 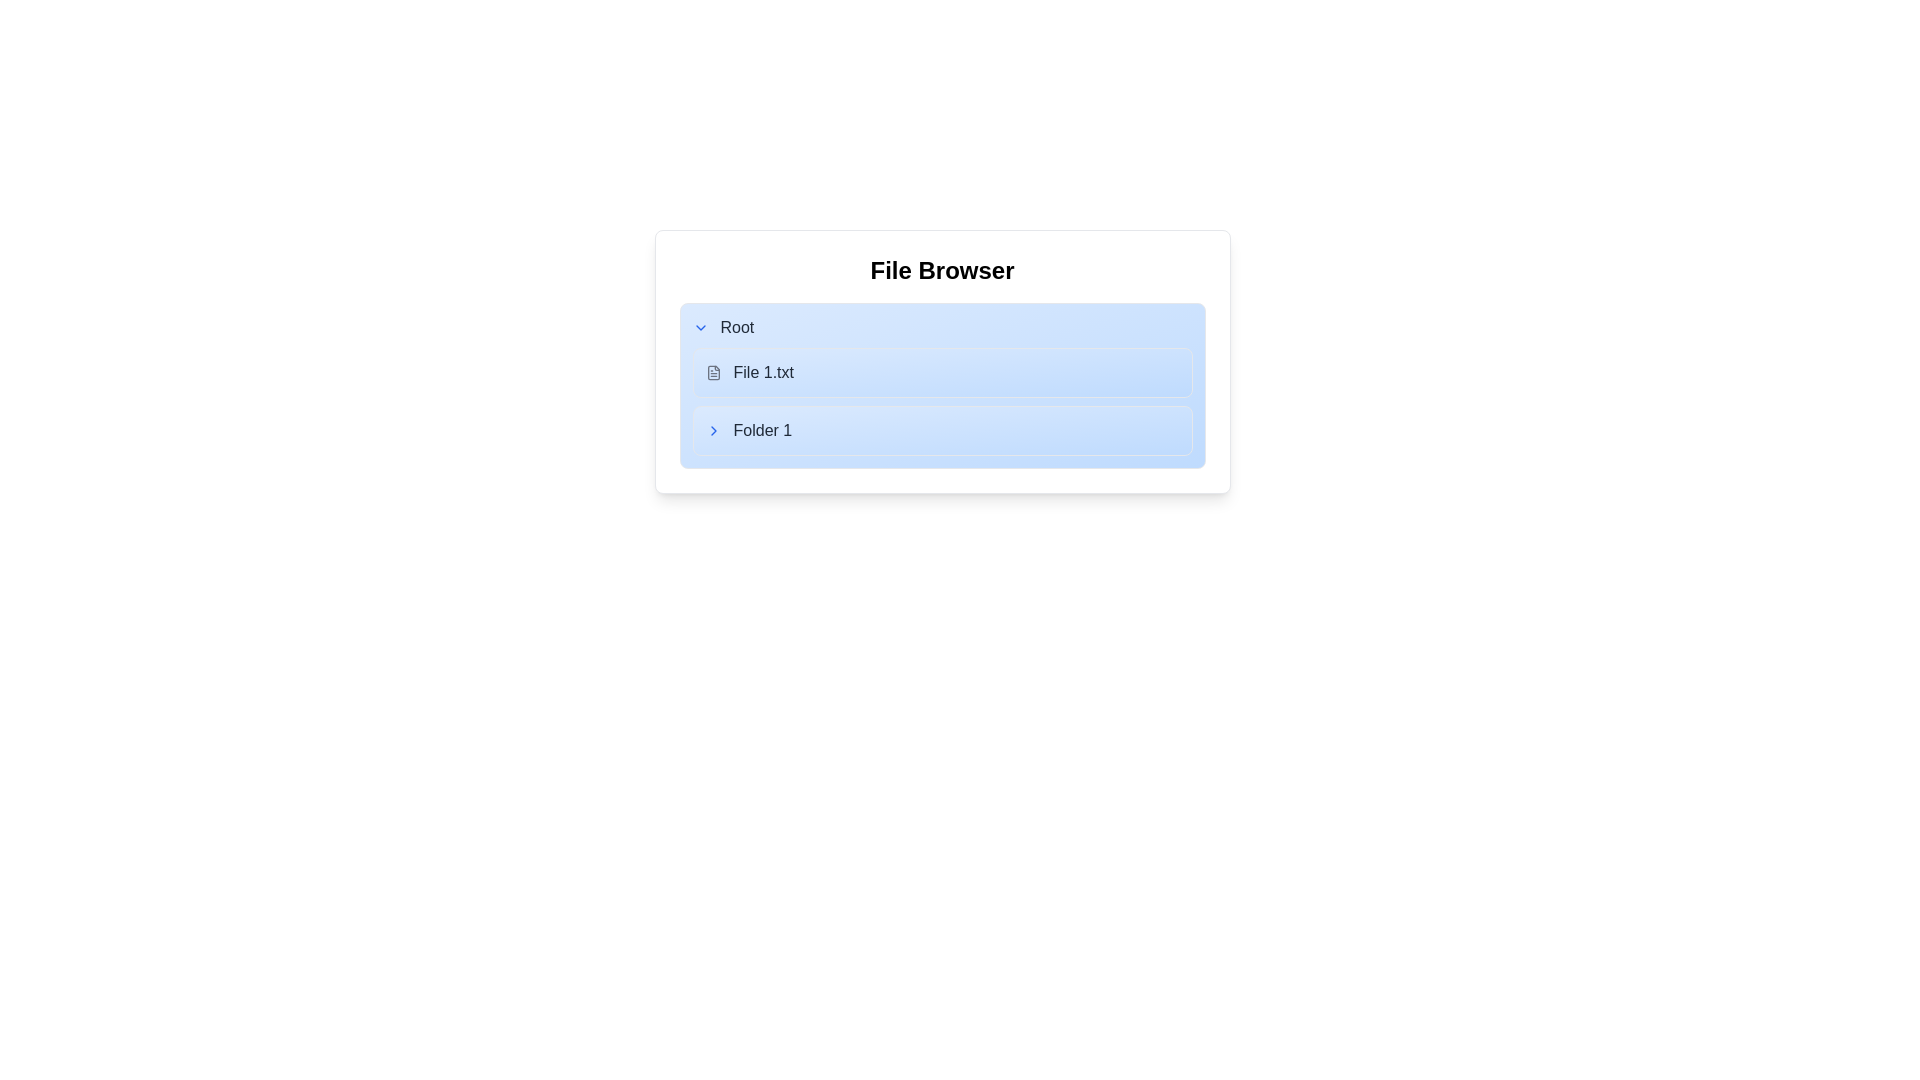 I want to click on the Text Label displaying the name of a file, located in the file browser interface under the 'Root' label and above 'Folder 1', so click(x=762, y=373).